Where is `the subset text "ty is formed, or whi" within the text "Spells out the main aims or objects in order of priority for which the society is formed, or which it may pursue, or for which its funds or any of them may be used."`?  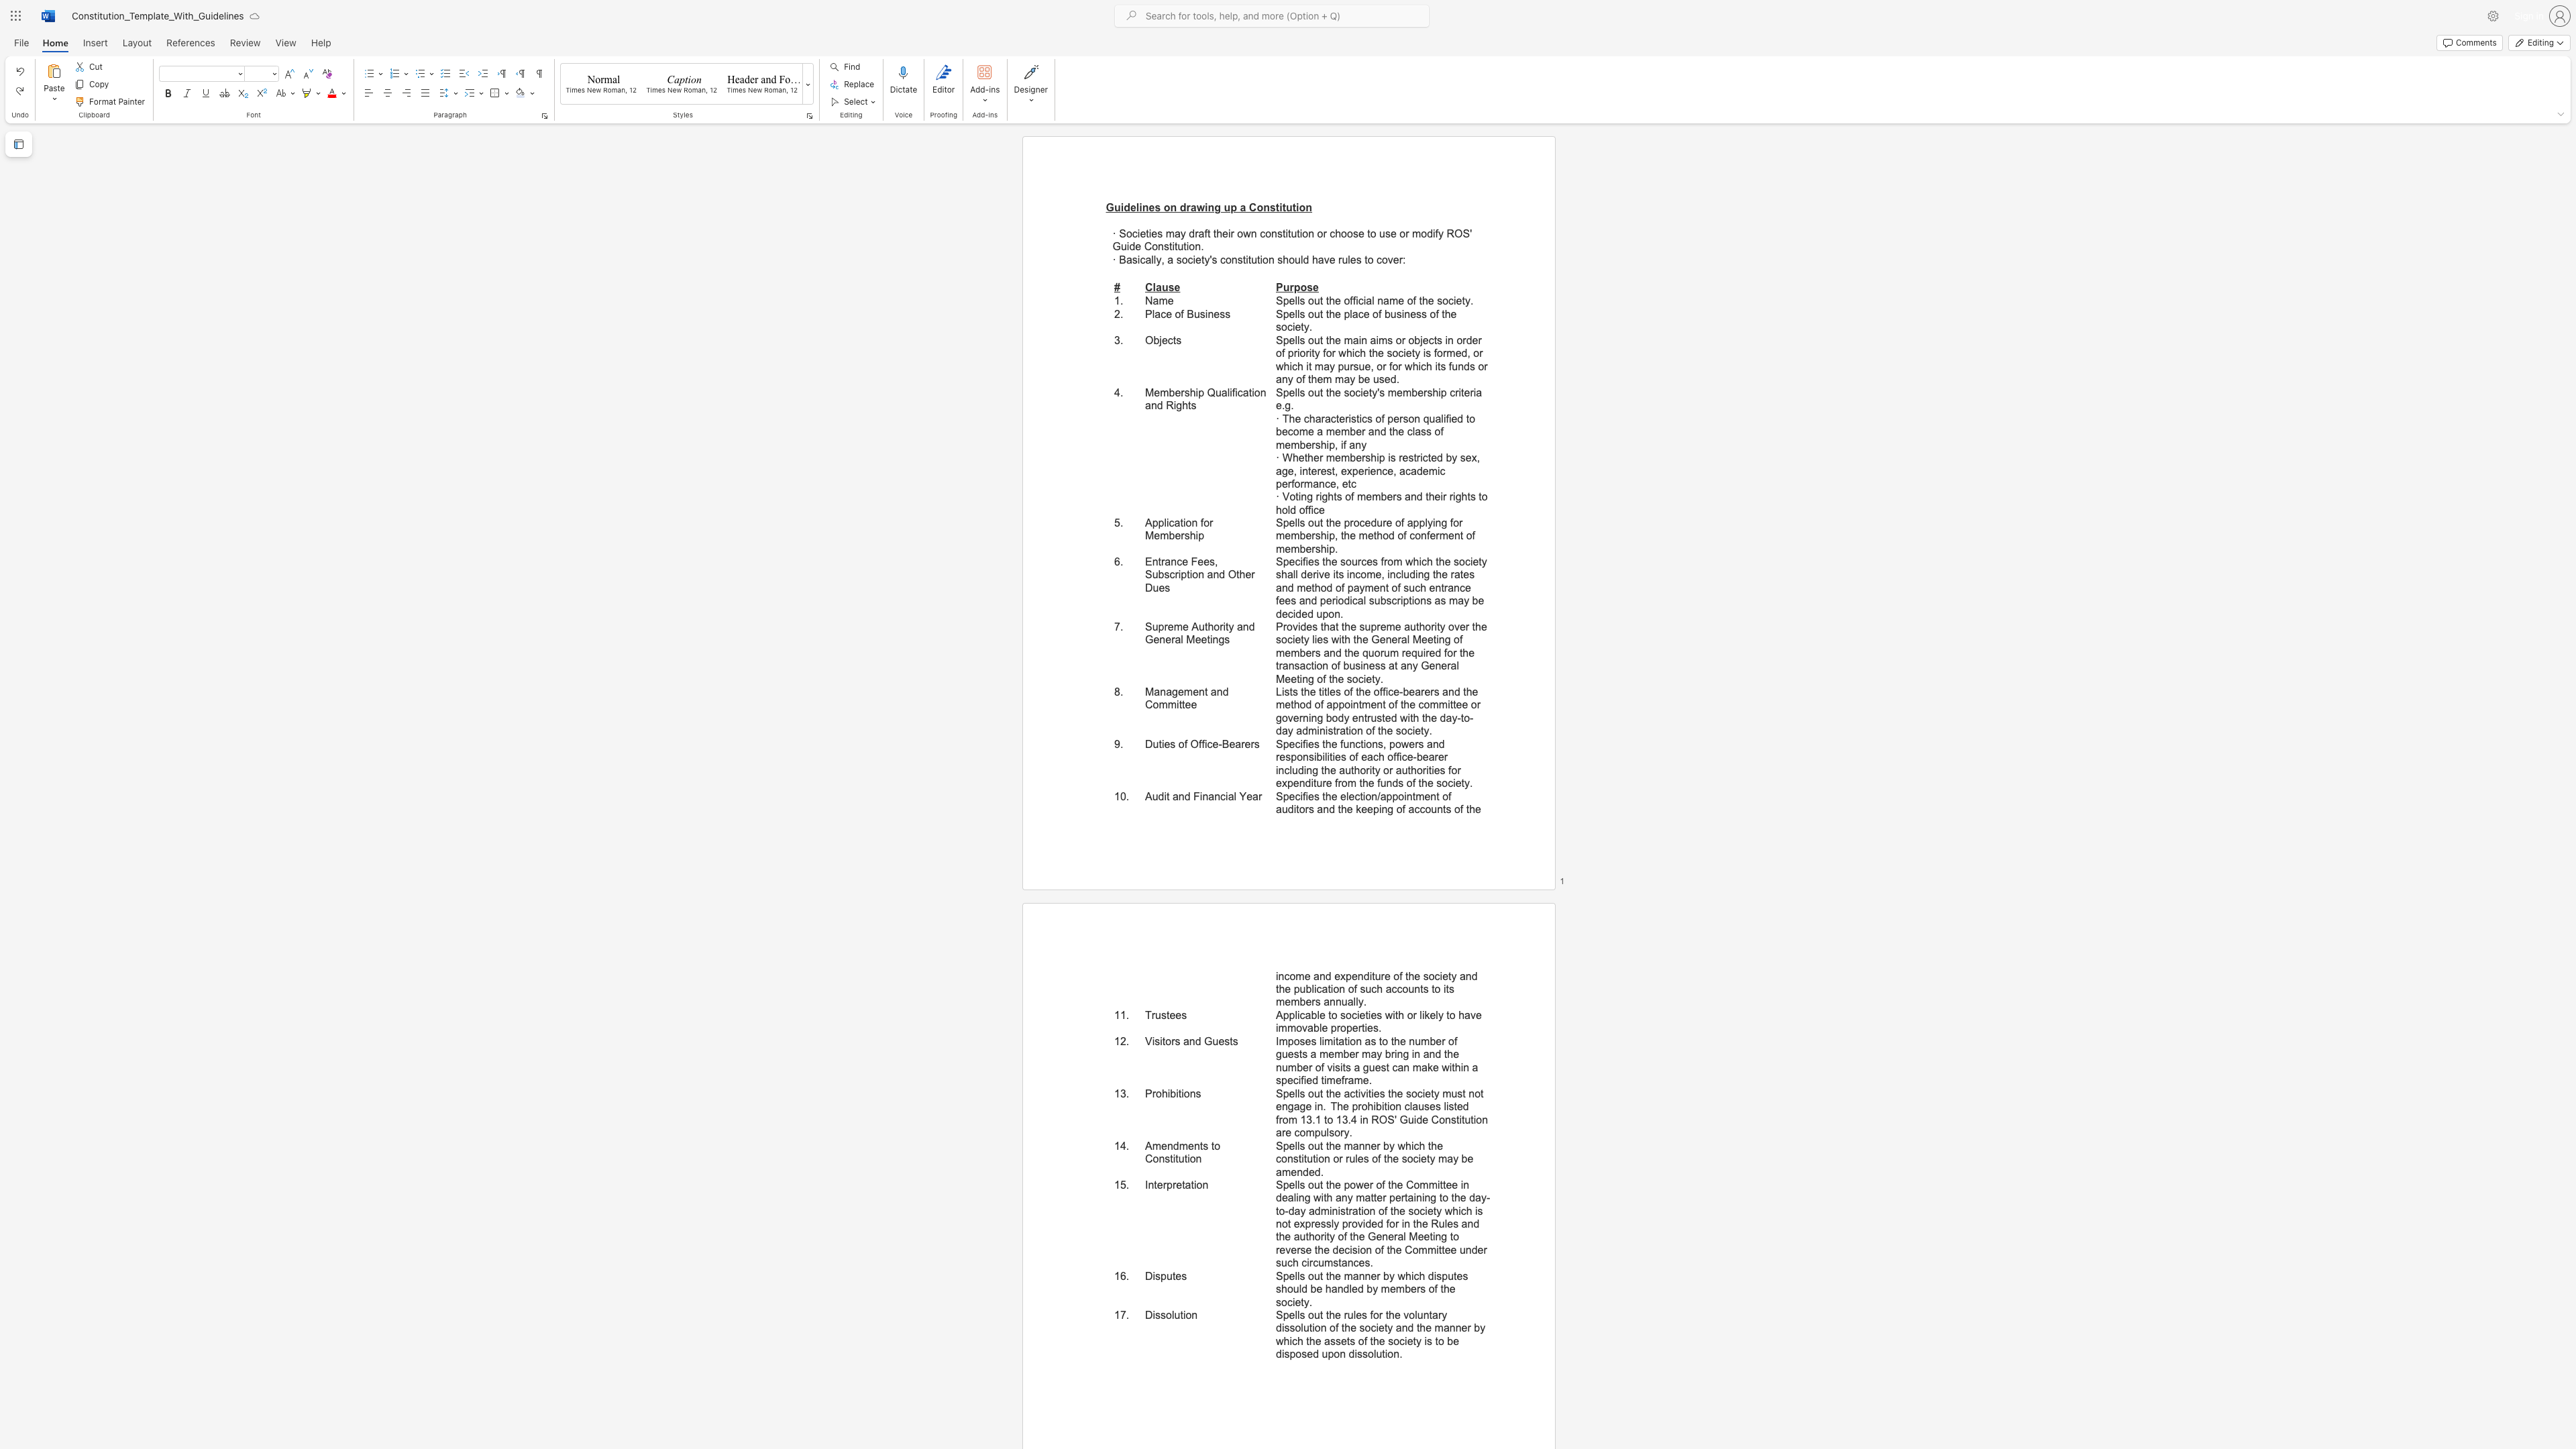 the subset text "ty is formed, or whi" within the text "Spells out the main aims or objects in order of priority for which the society is formed, or which it may pursue, or for which its funds or any of them may be used." is located at coordinates (1411, 353).